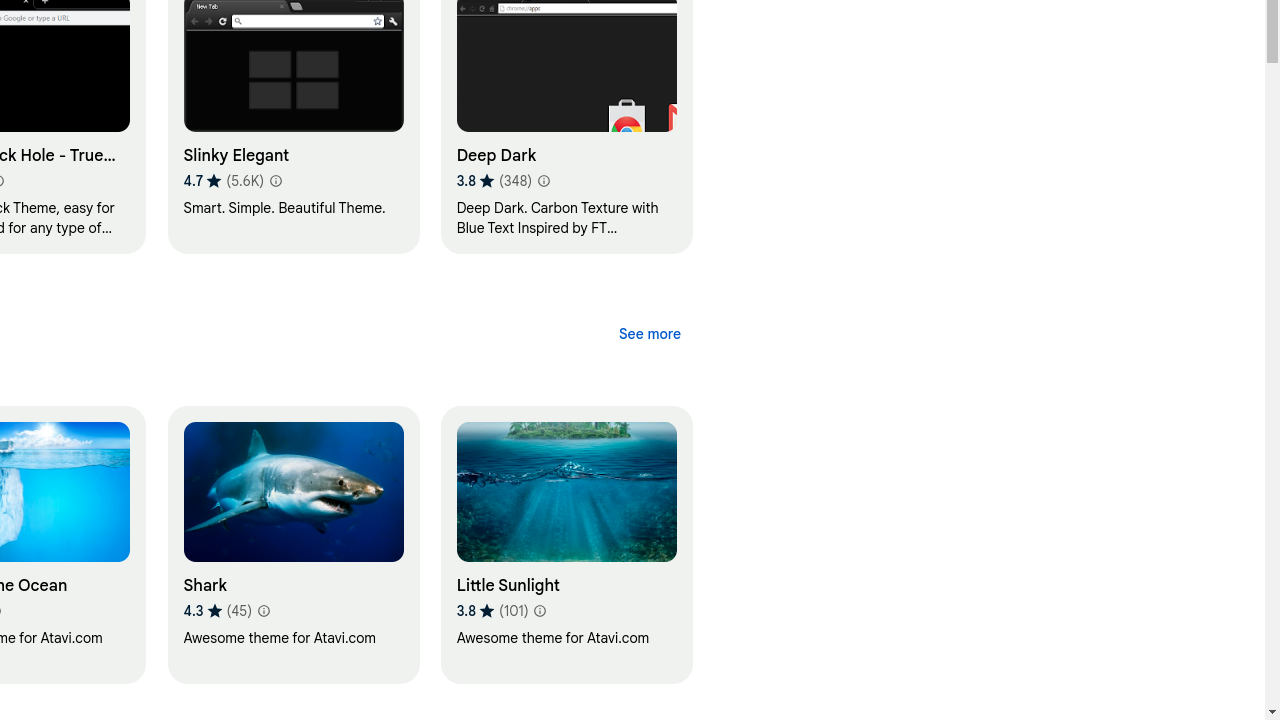  I want to click on 'See more of the "Under the sea" collection', so click(649, 333).